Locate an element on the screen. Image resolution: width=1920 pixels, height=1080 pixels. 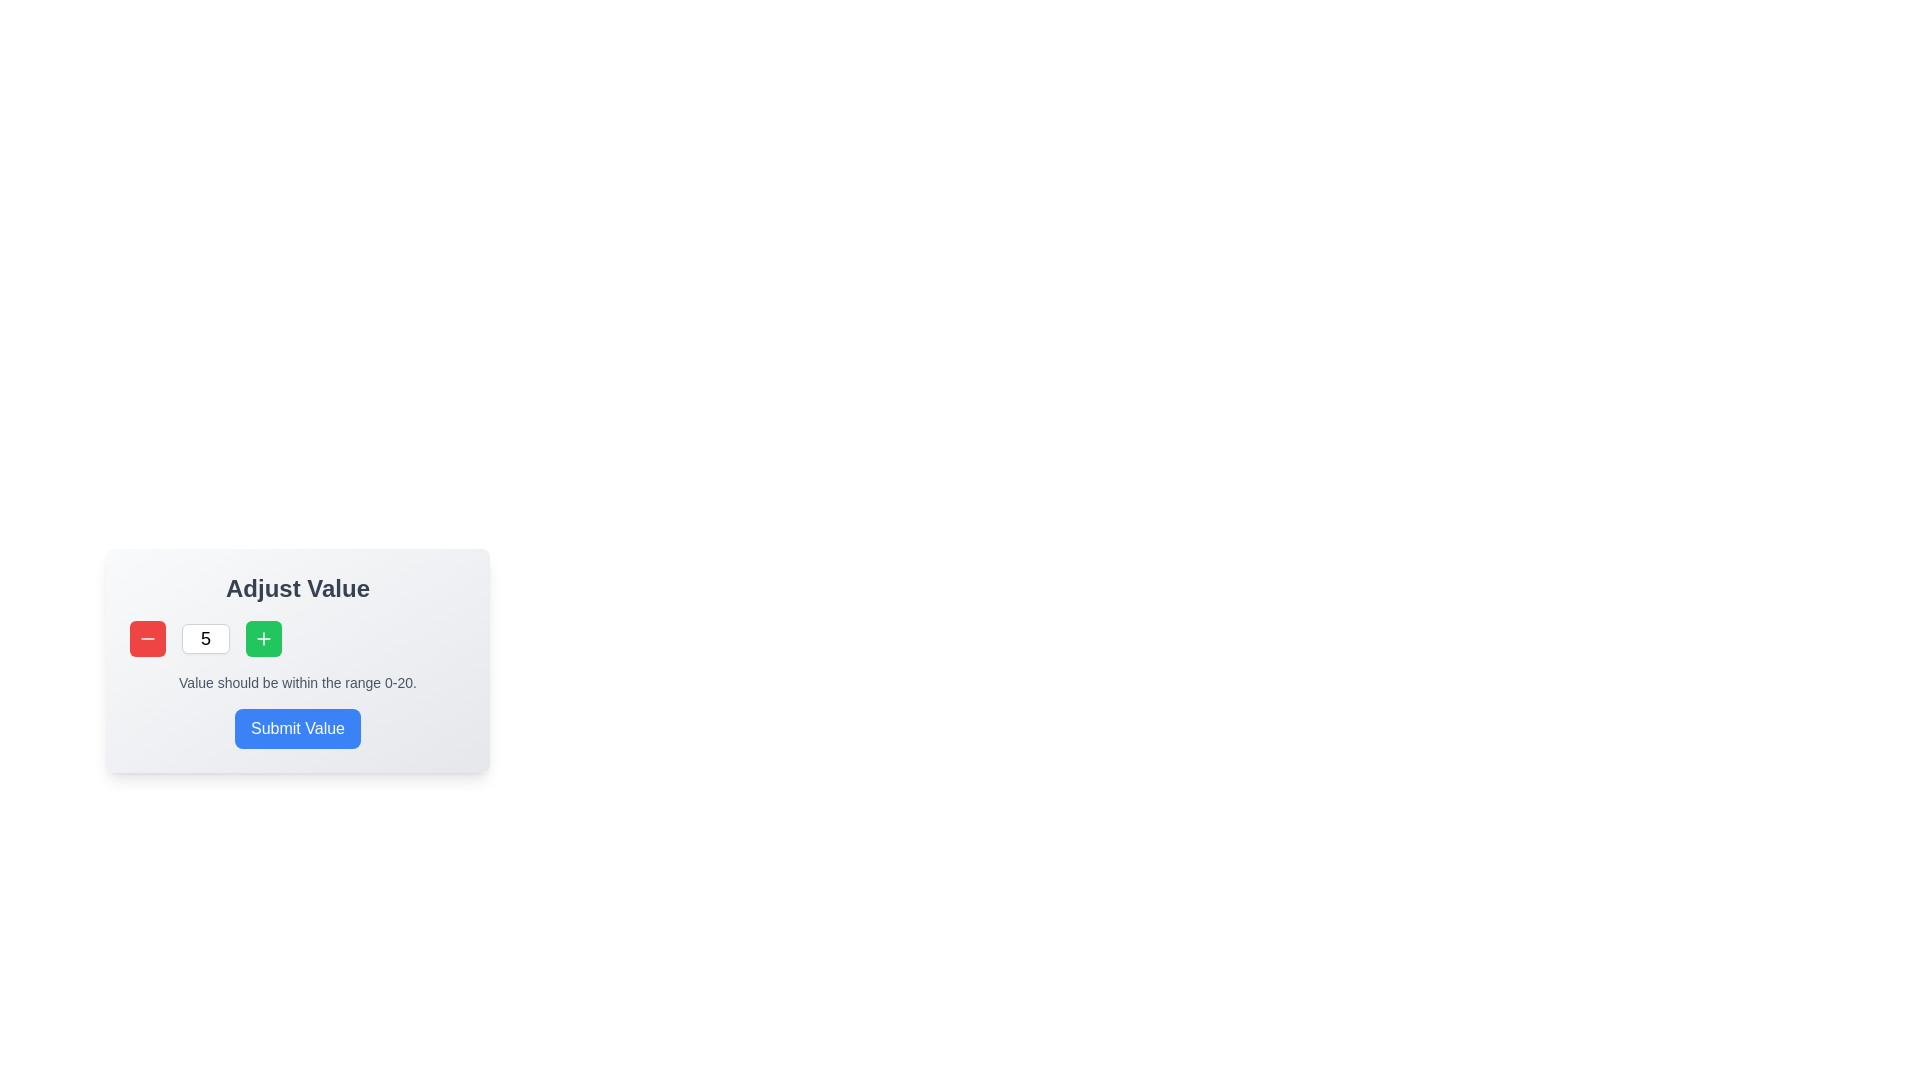
the text input box that is currently set to '5' to focus on it is located at coordinates (206, 639).